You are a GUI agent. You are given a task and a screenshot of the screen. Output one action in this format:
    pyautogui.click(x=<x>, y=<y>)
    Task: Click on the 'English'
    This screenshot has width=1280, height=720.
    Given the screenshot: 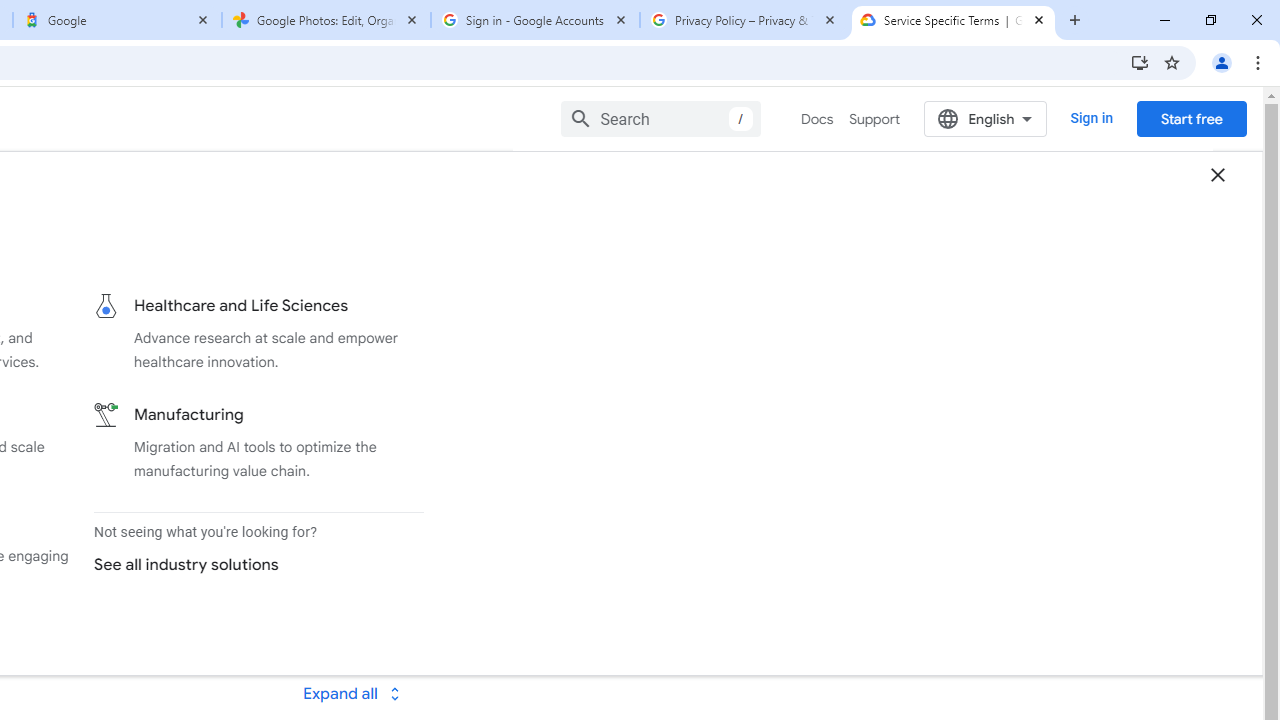 What is the action you would take?
    pyautogui.click(x=985, y=118)
    